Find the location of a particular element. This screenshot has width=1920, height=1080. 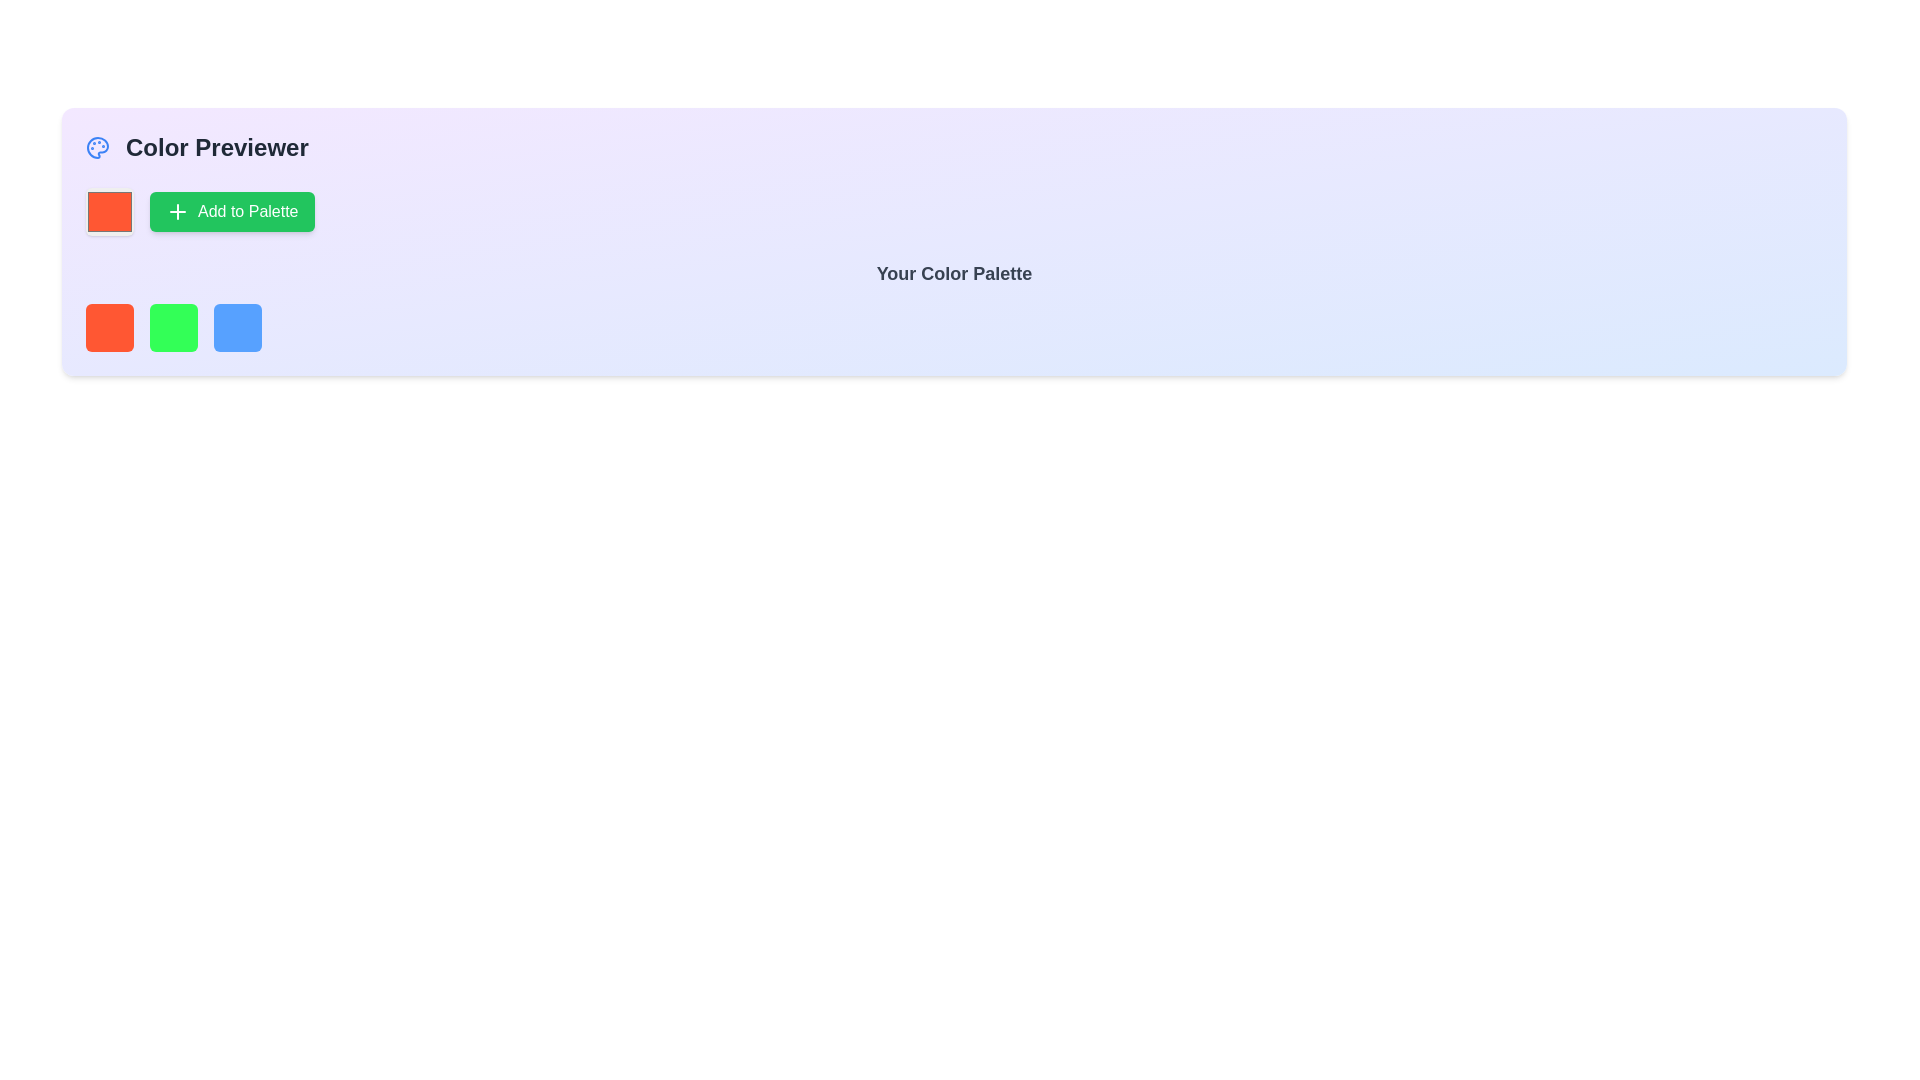

decorative icon located in the header section titled 'Color Previewer' to understand its contextual meaning is located at coordinates (96, 146).